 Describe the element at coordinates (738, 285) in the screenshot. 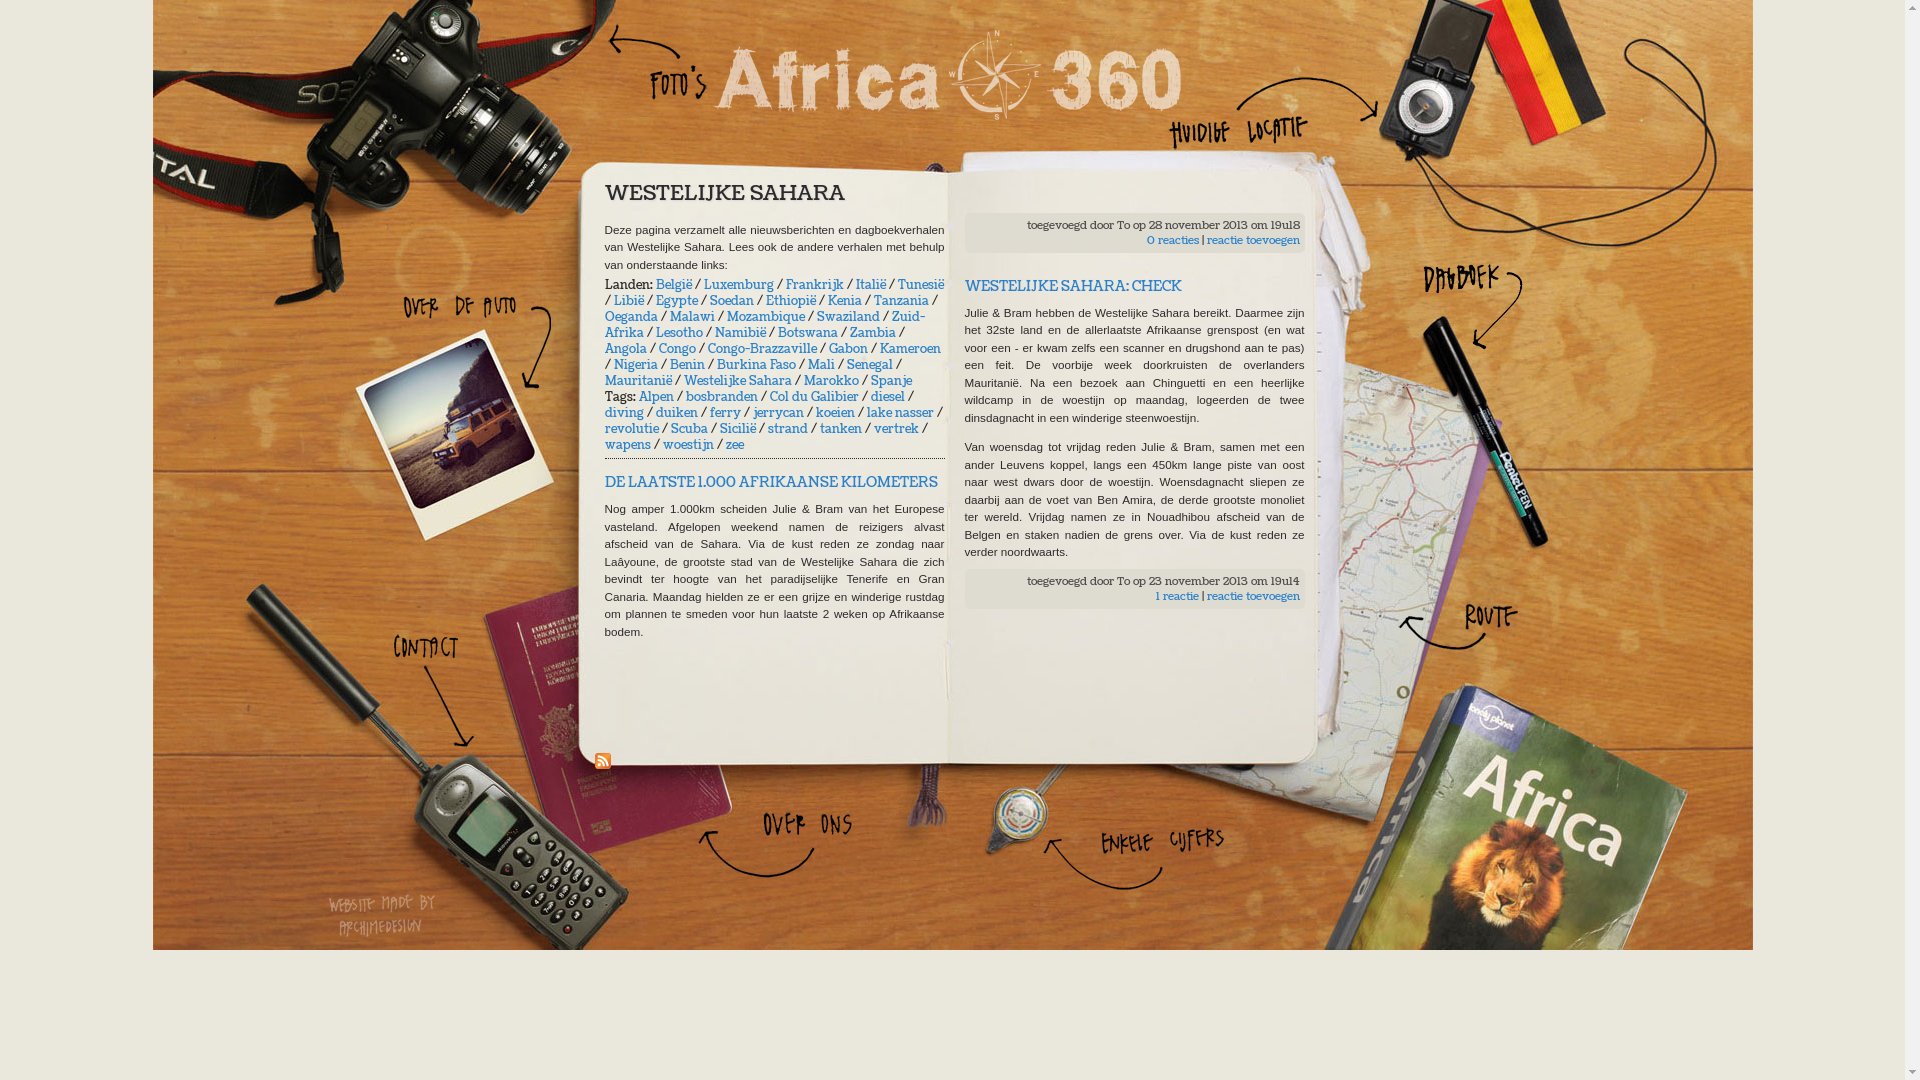

I see `'Luxemburg'` at that location.